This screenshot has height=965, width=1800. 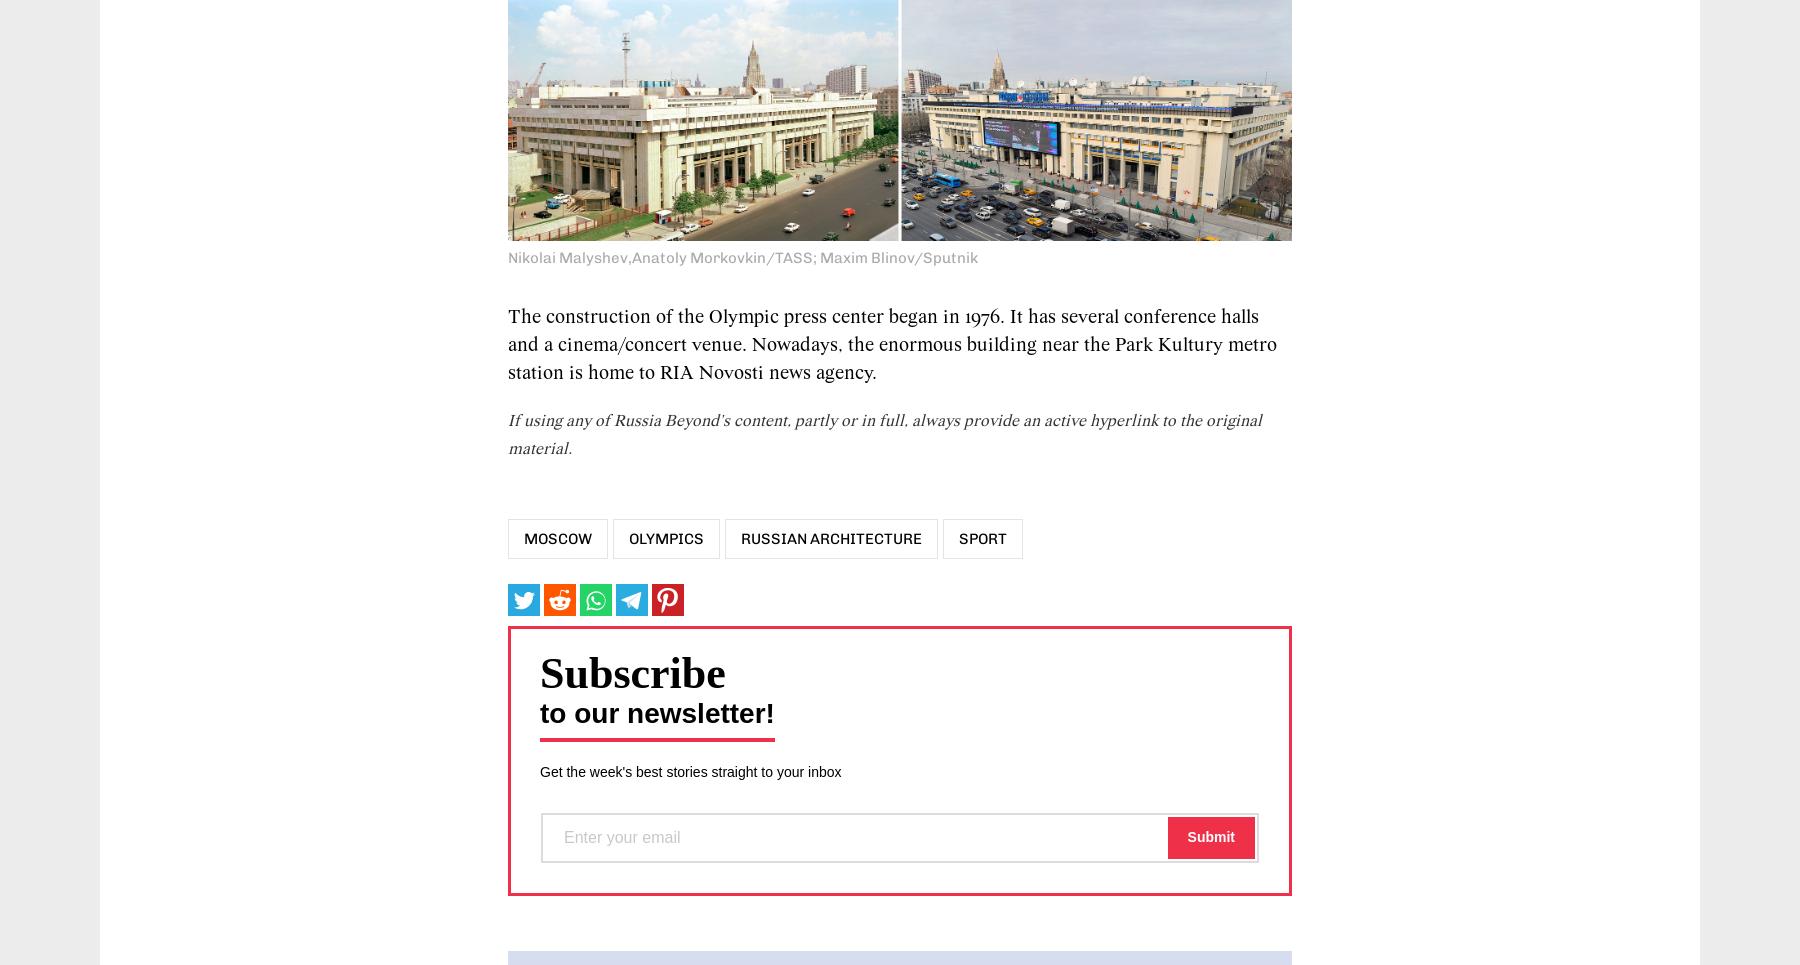 What do you see at coordinates (742, 255) in the screenshot?
I see `'Nikolai Malyshev,Anatoly Morkovkin/TASS; Maxim Blinov/Sputnik'` at bounding box center [742, 255].